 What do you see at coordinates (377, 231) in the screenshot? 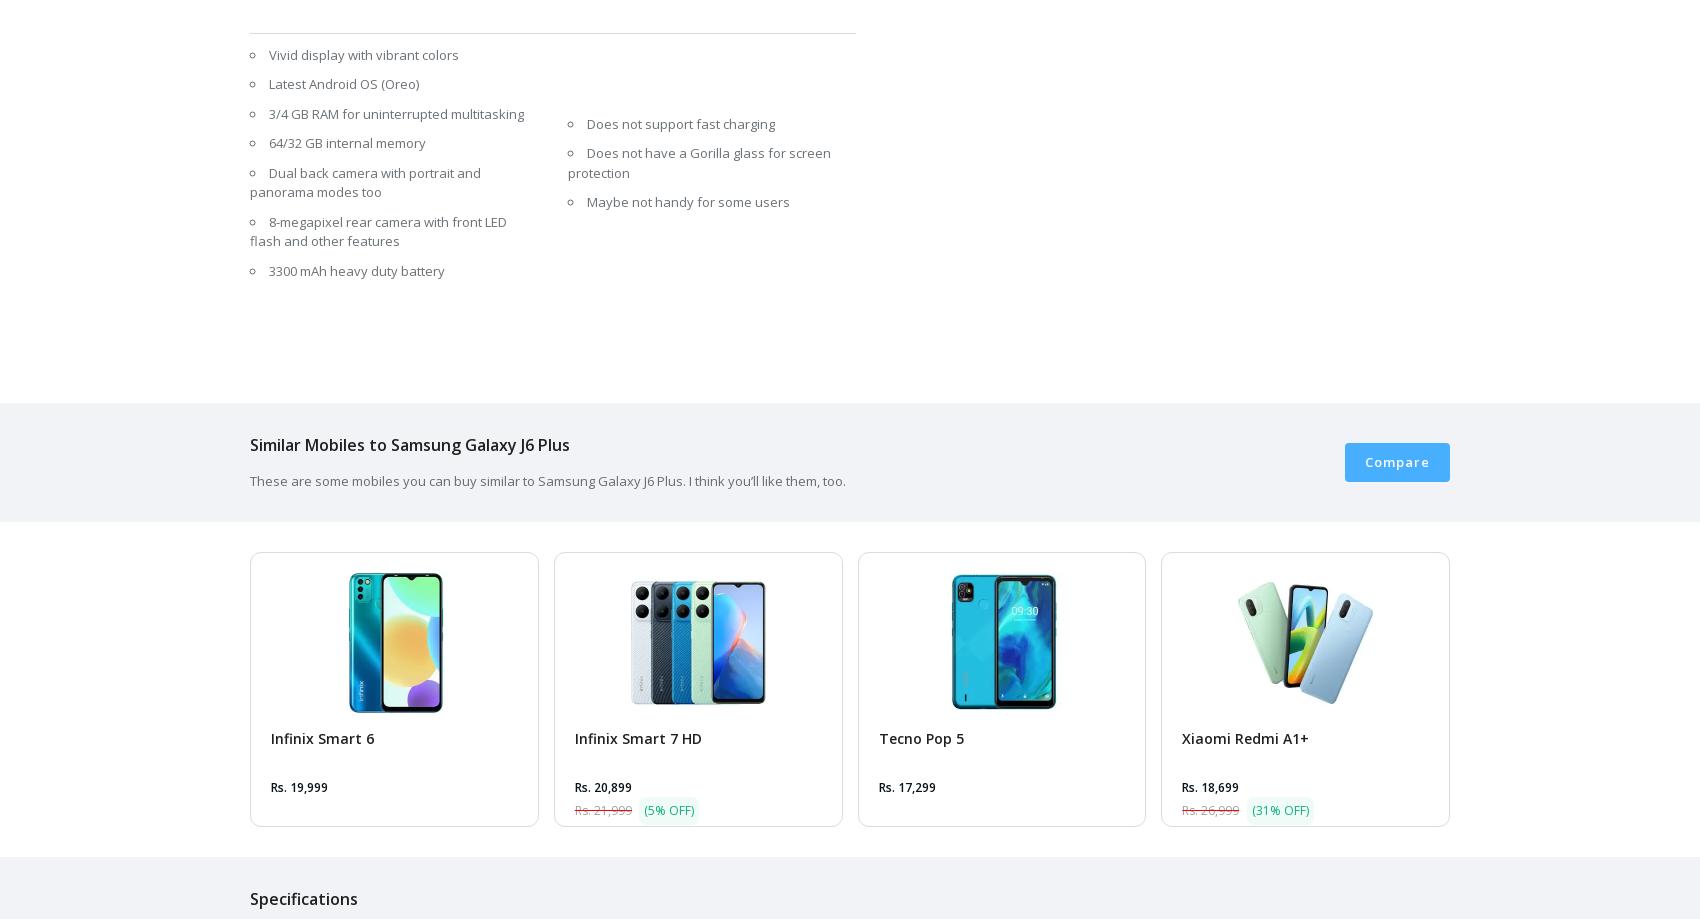
I see `'8-megapixel rear camera with front LED flash and other features'` at bounding box center [377, 231].